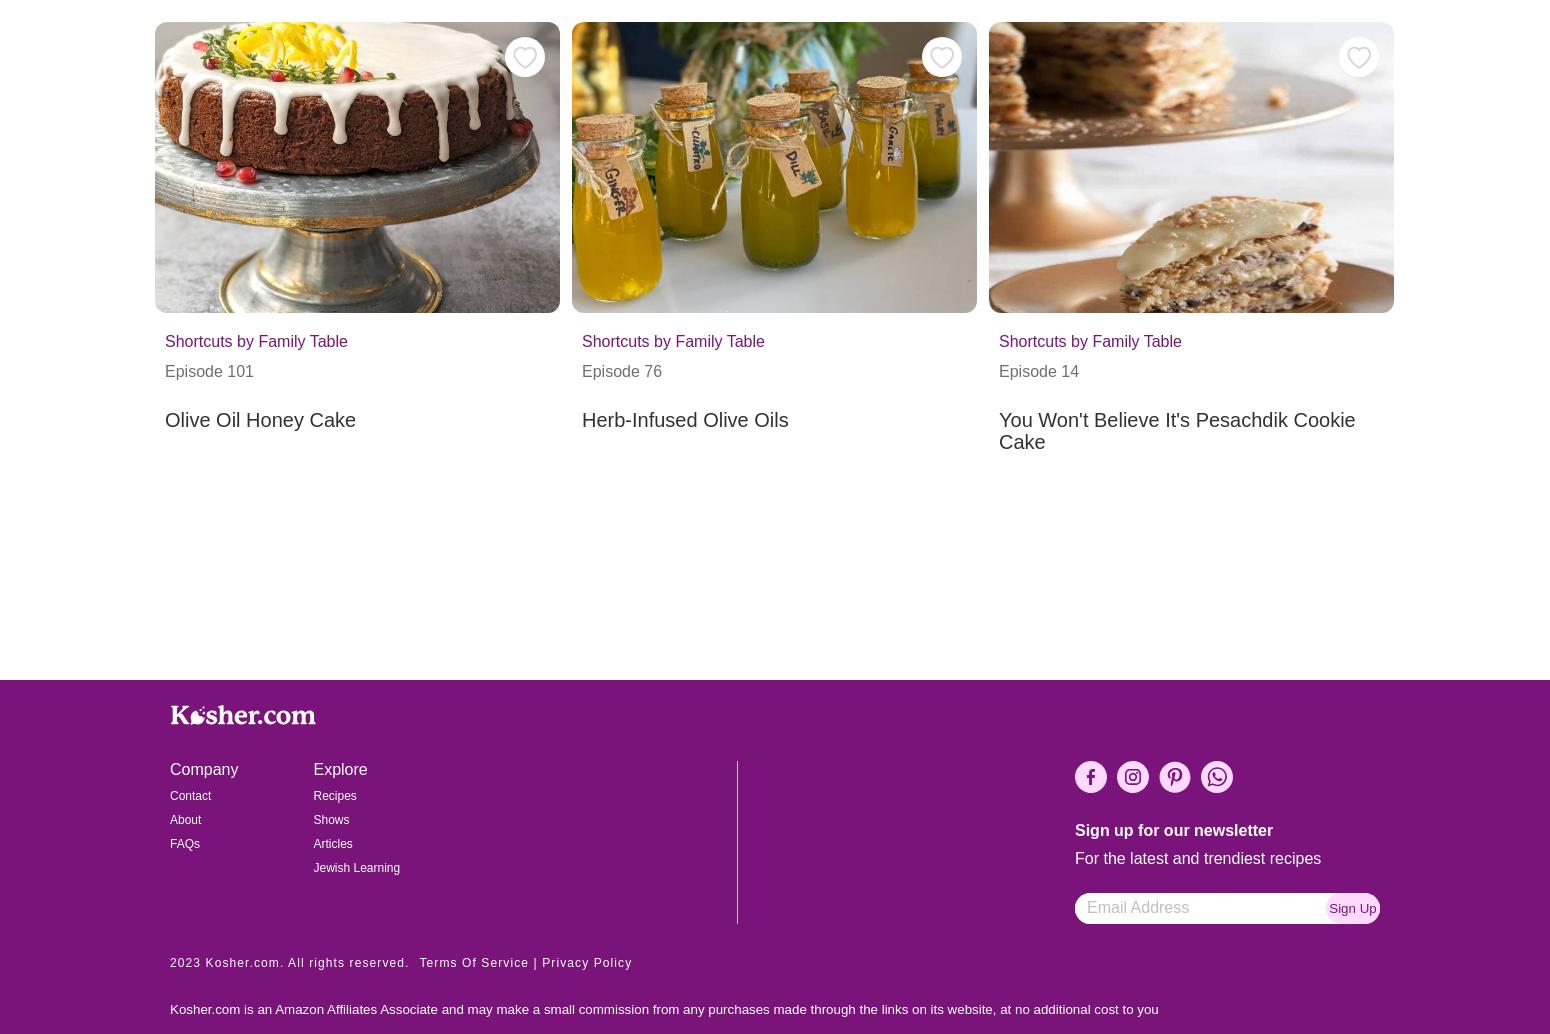 This screenshot has width=1550, height=1034. What do you see at coordinates (355, 867) in the screenshot?
I see `'Jewish Learning'` at bounding box center [355, 867].